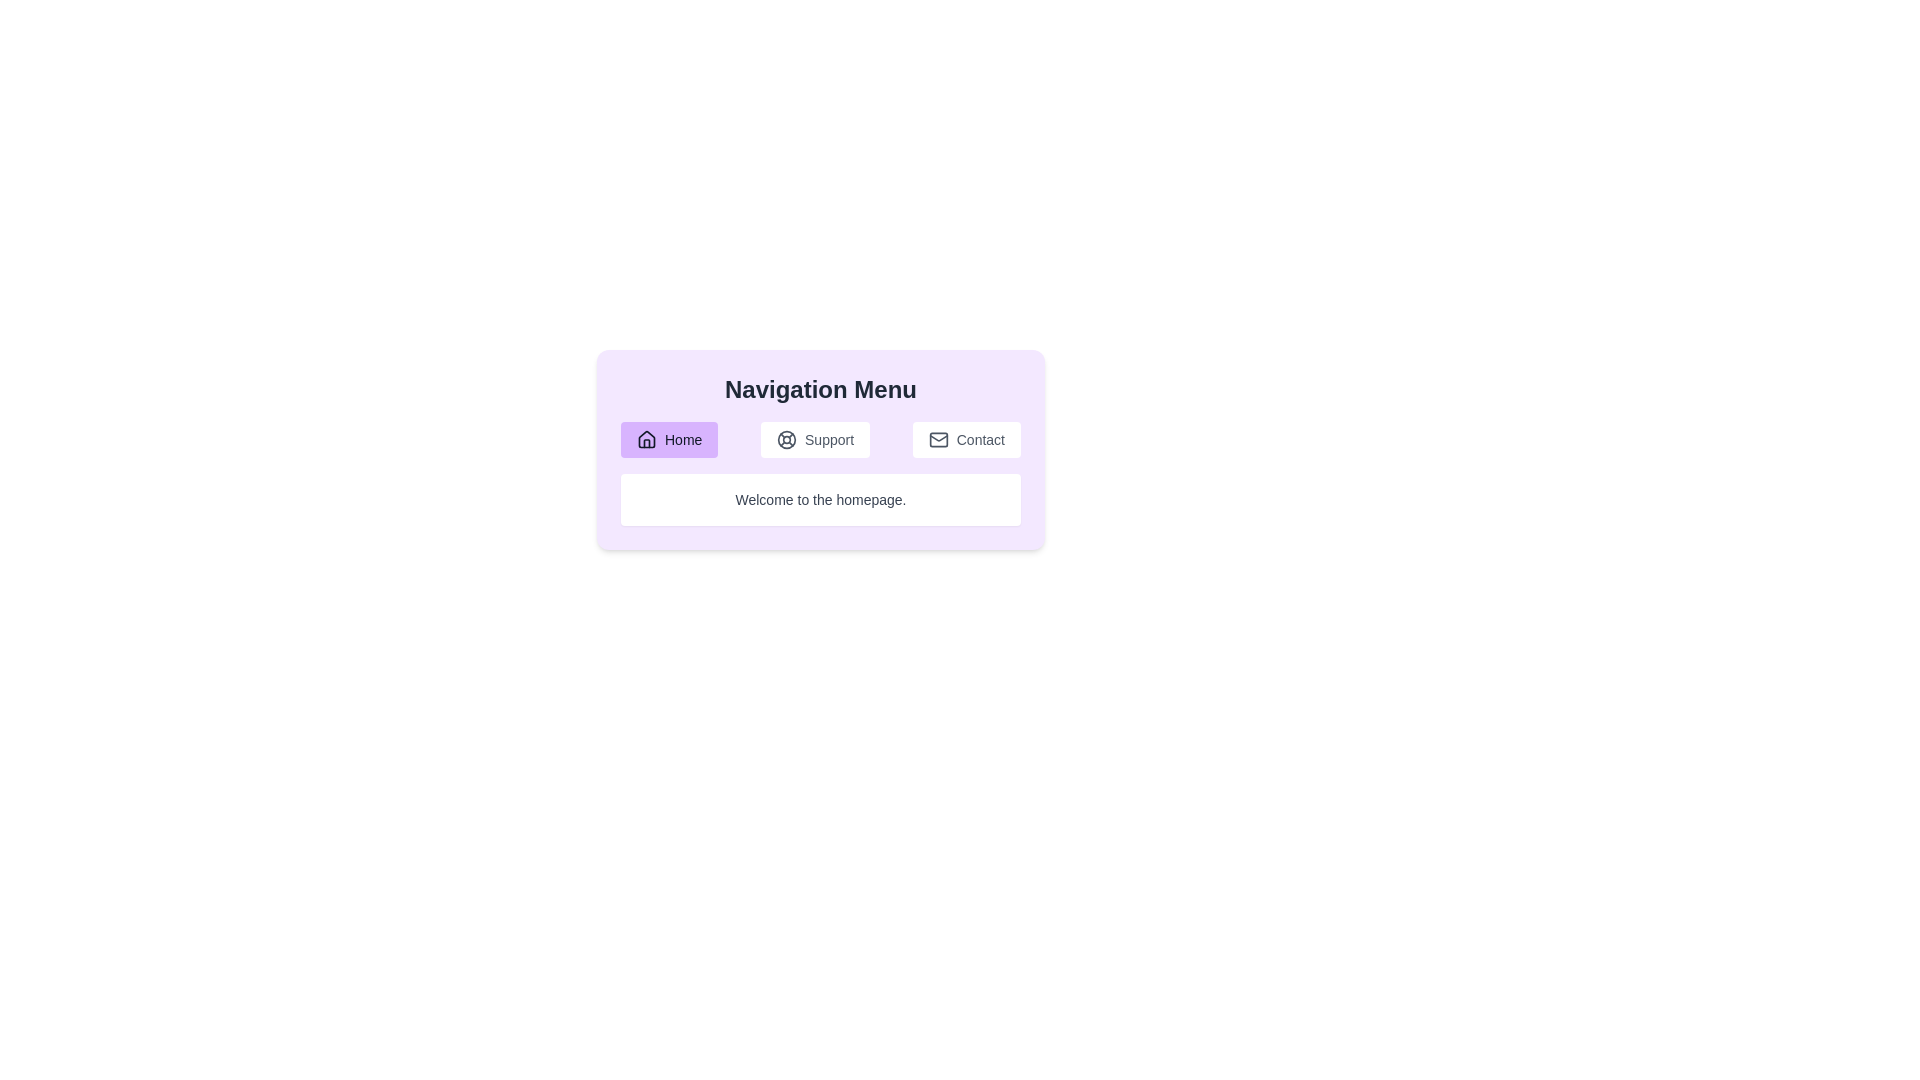 The width and height of the screenshot is (1920, 1080). Describe the element at coordinates (820, 389) in the screenshot. I see `the Textual Header, which serves` at that location.